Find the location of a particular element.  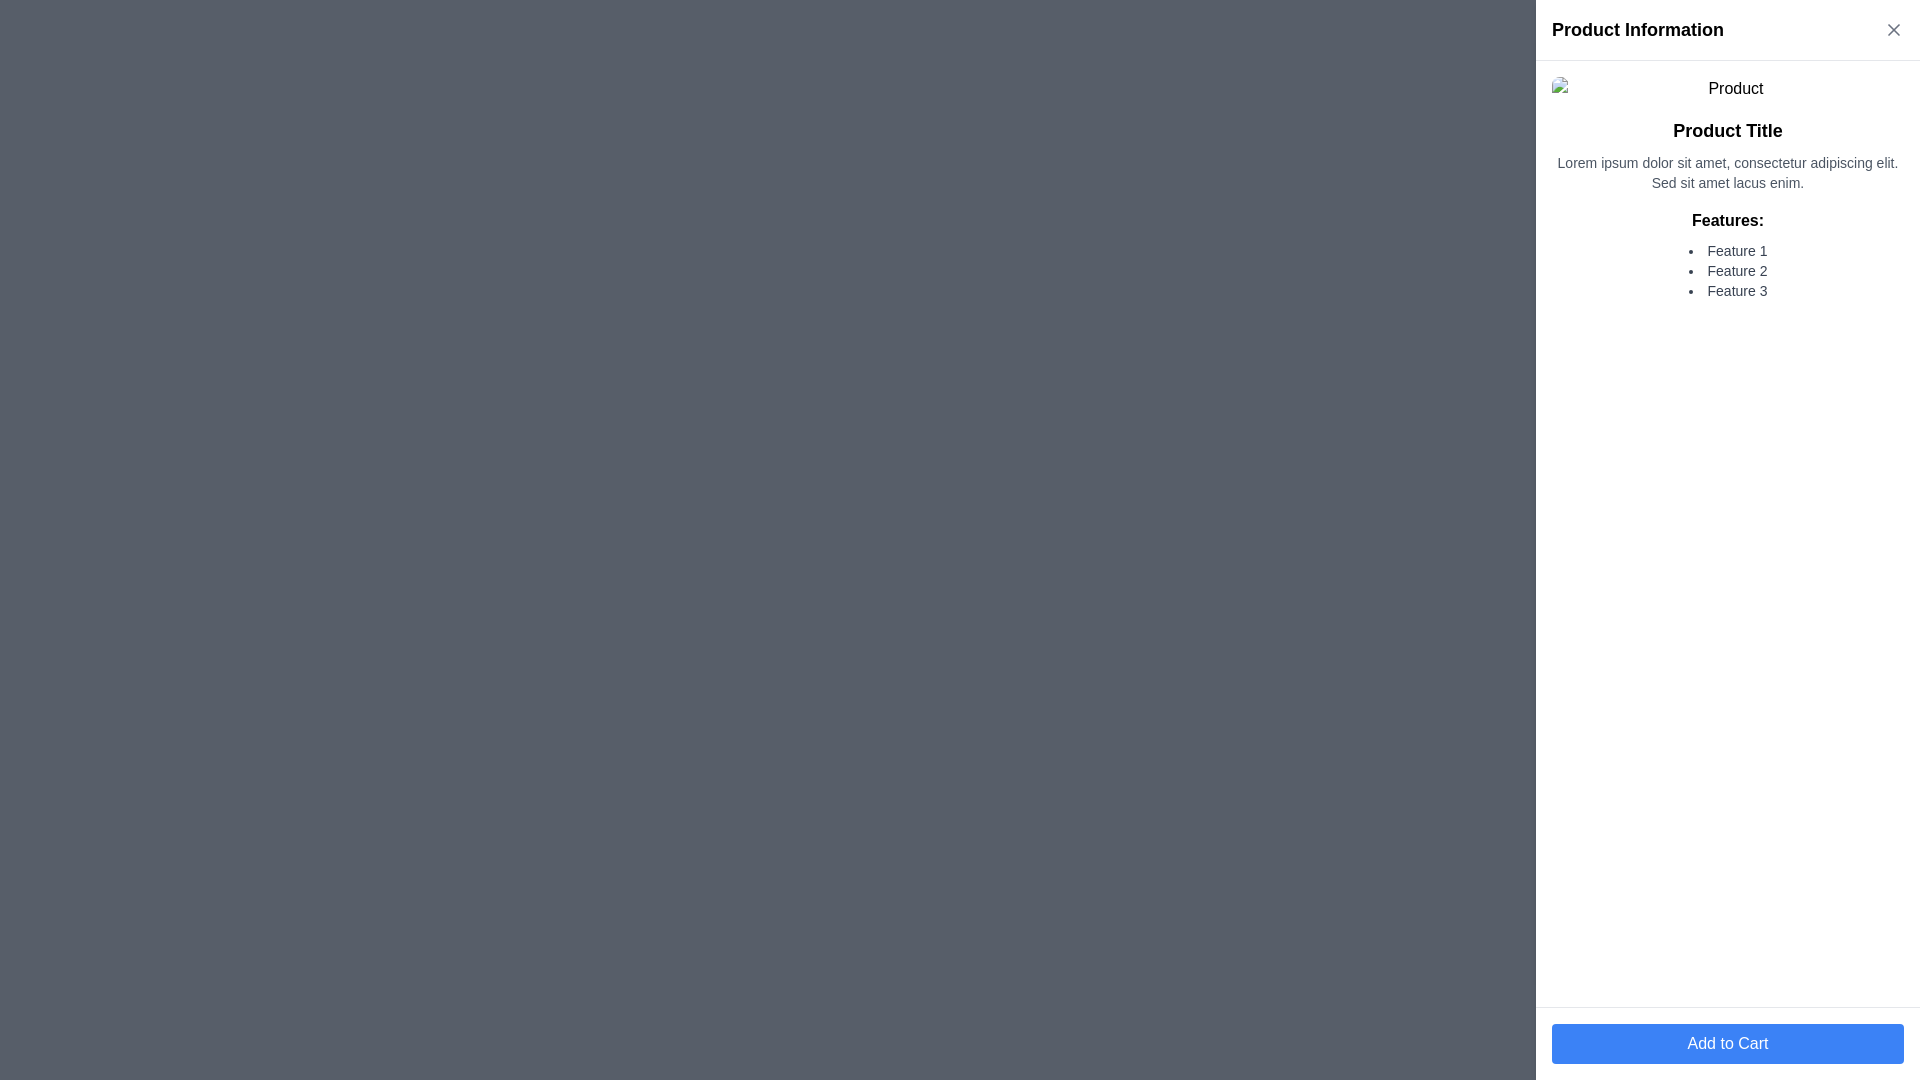

the 'Add to Cart' button, which is a rectangular button with a blue background and white text, located at the bottom of the interface is located at coordinates (1727, 1043).